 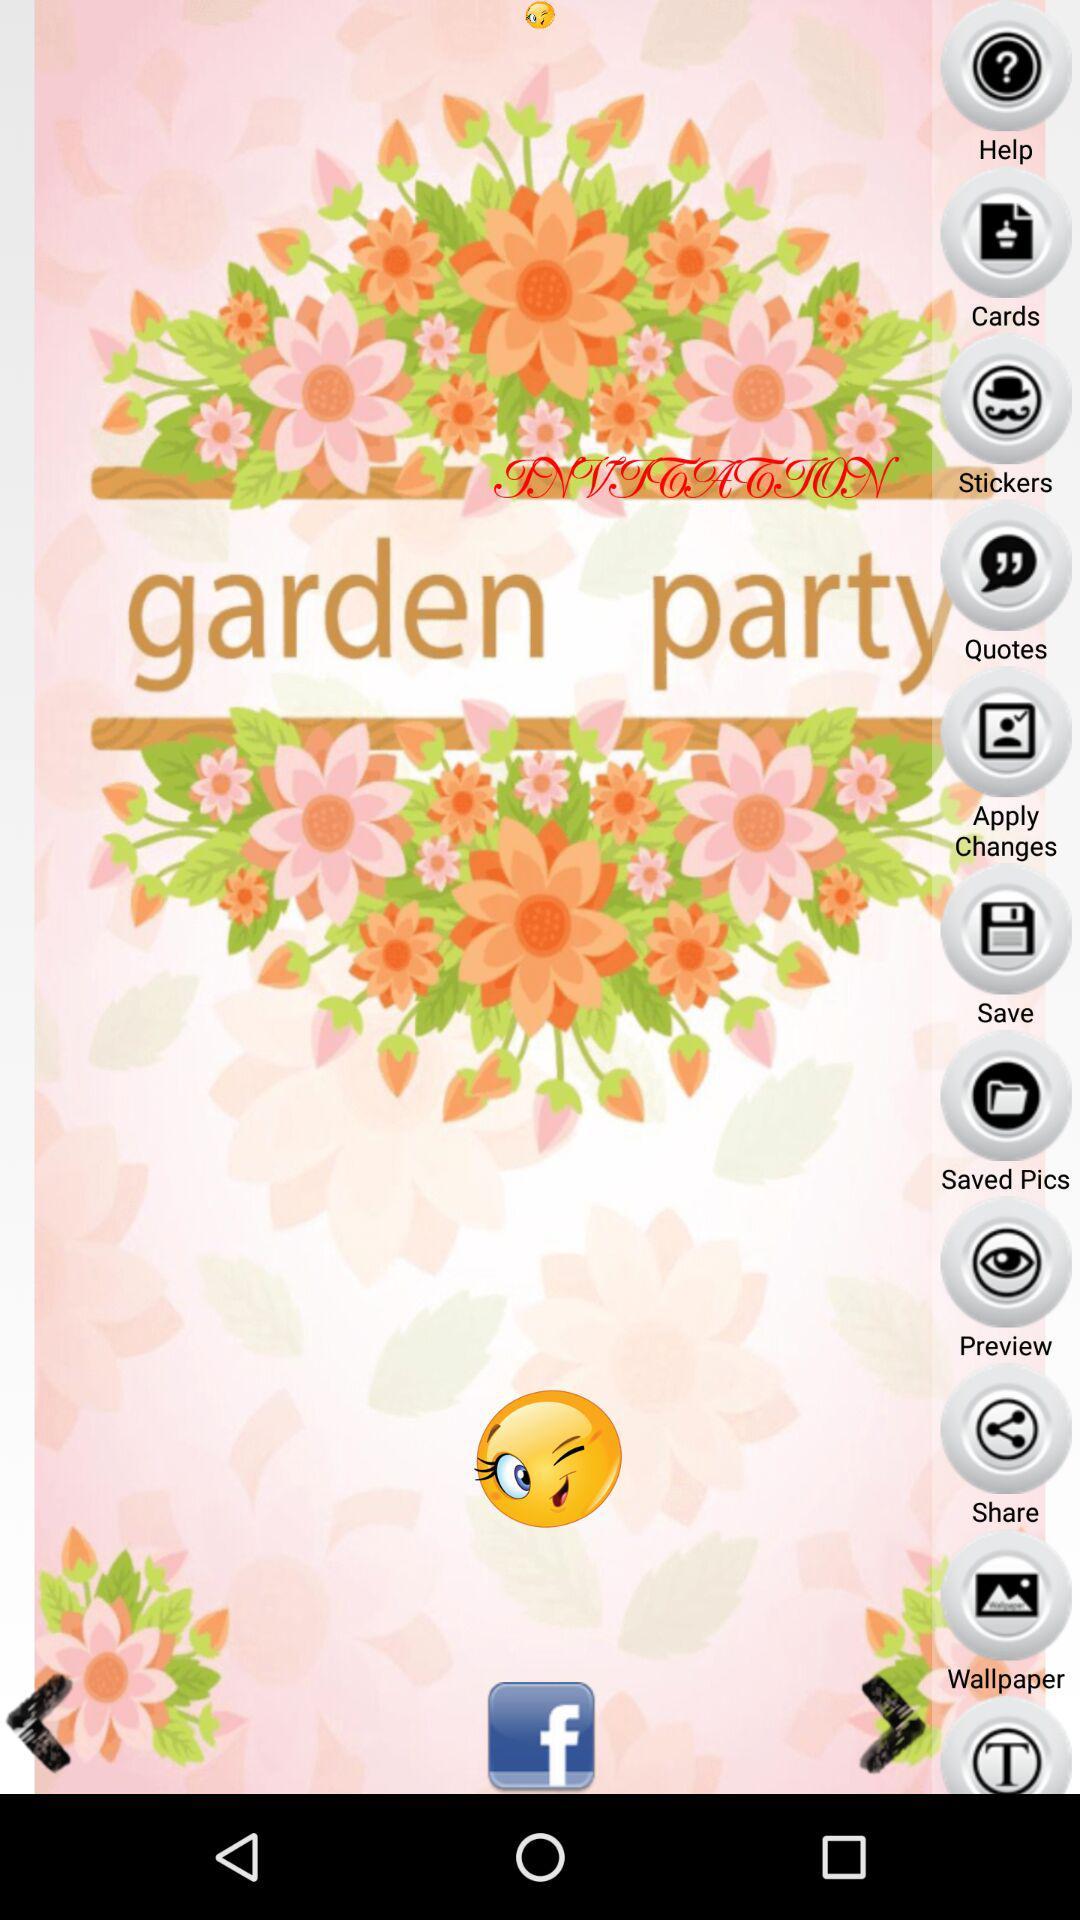 What do you see at coordinates (1006, 232) in the screenshot?
I see `the icon above the text cards` at bounding box center [1006, 232].